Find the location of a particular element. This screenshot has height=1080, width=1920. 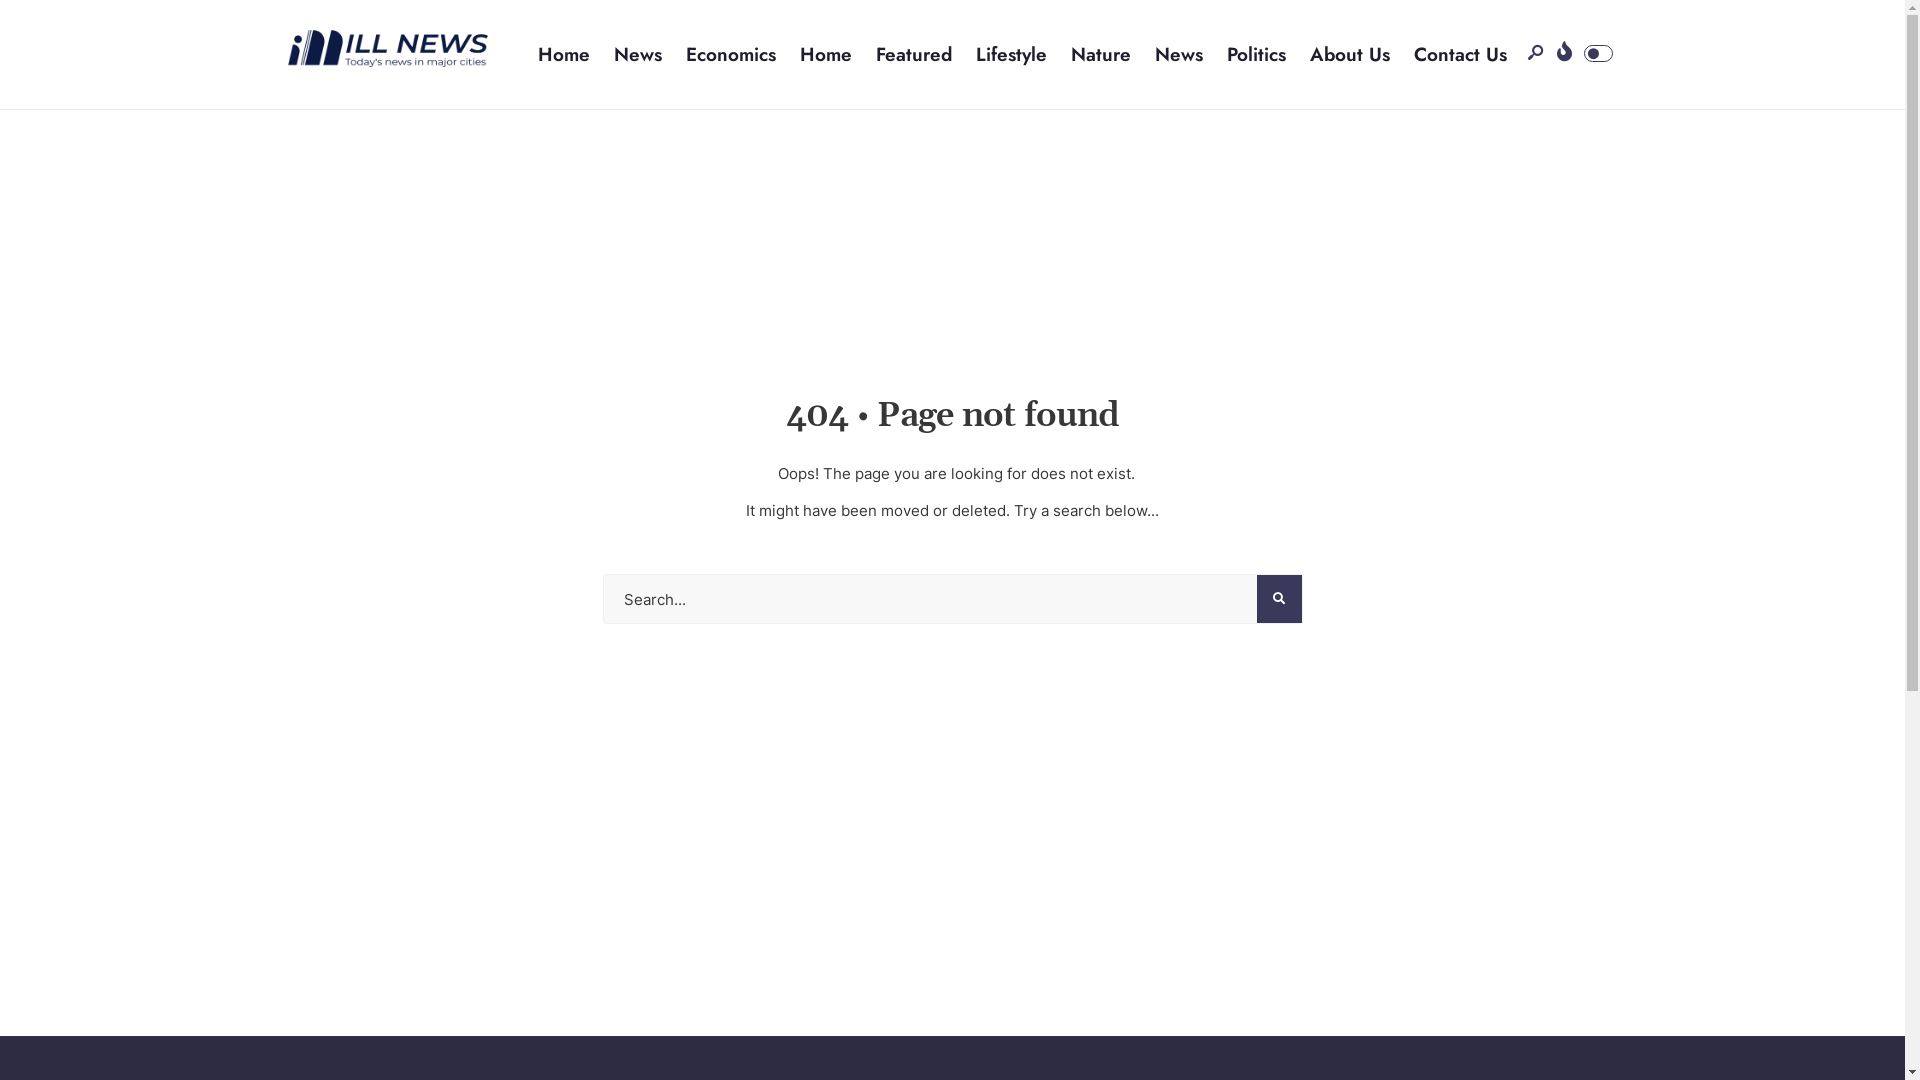

'Home' is located at coordinates (563, 53).